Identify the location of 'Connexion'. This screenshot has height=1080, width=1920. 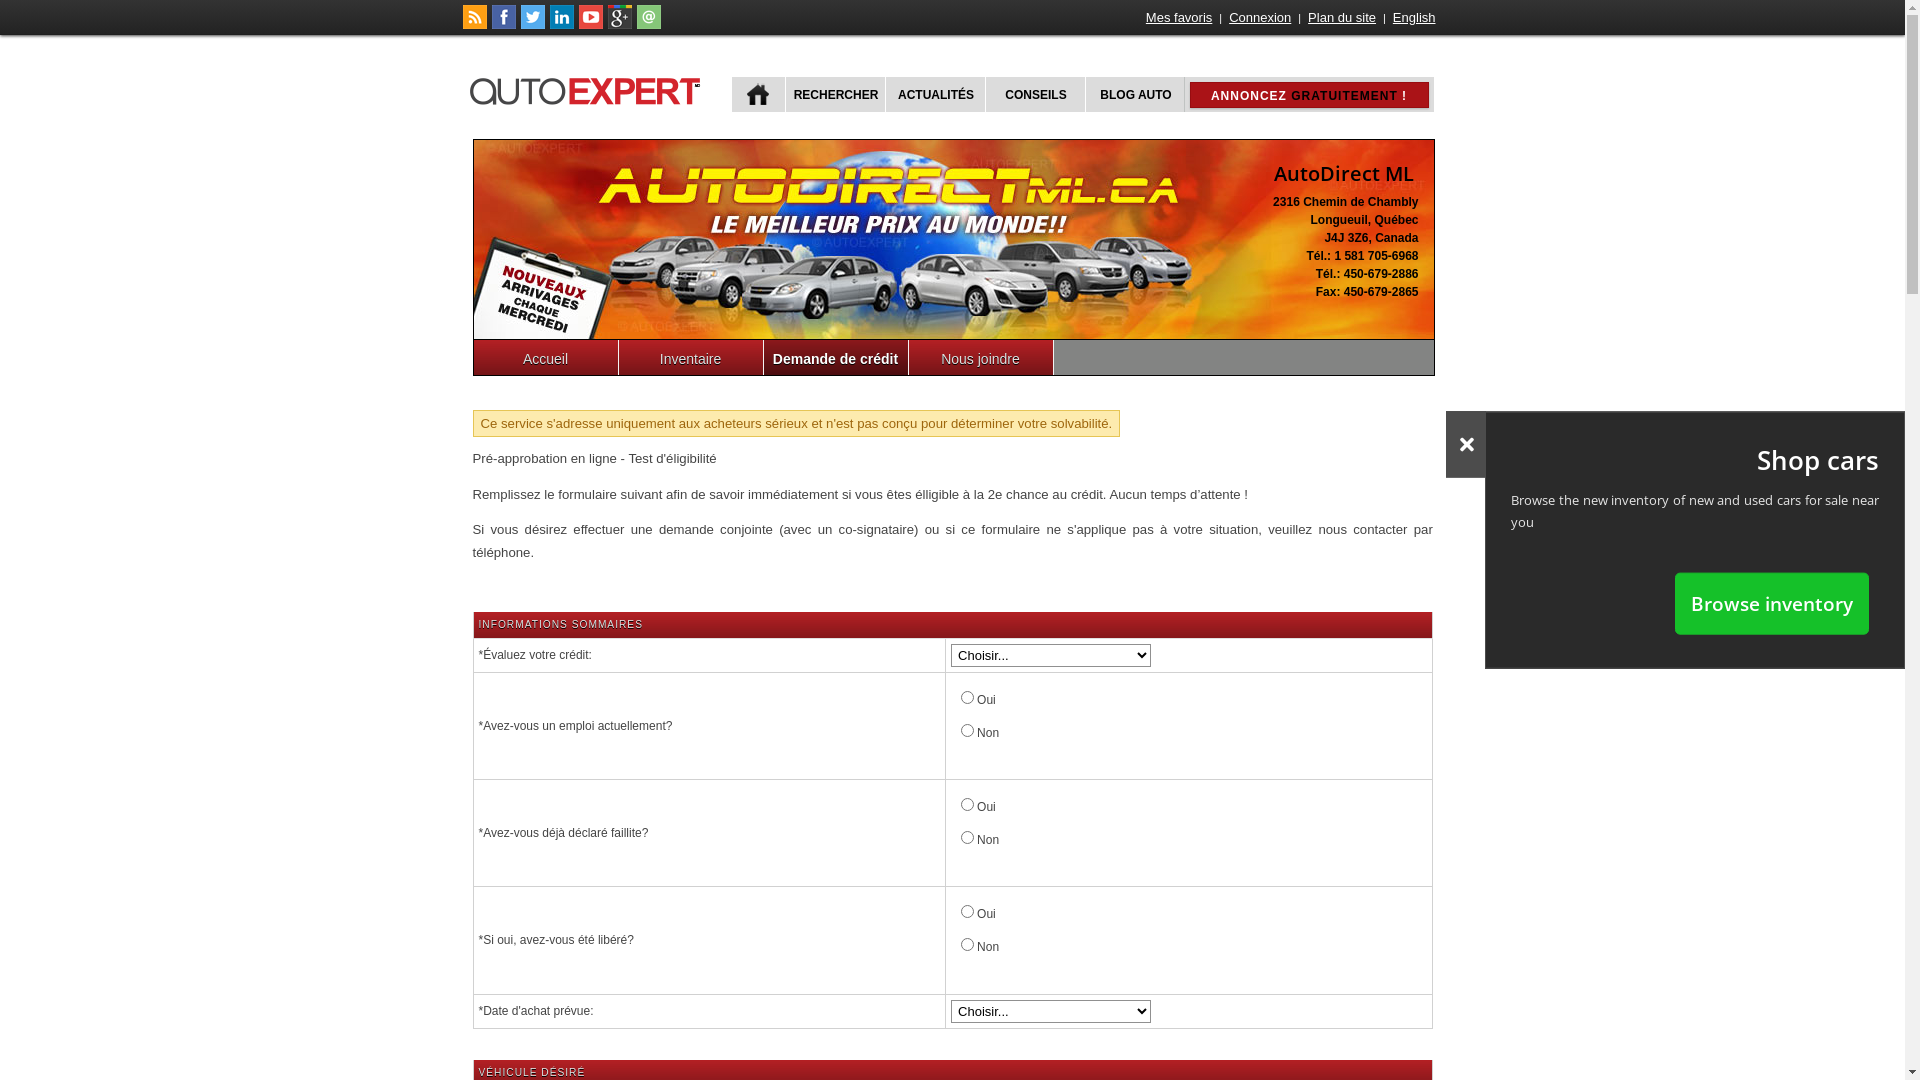
(1258, 17).